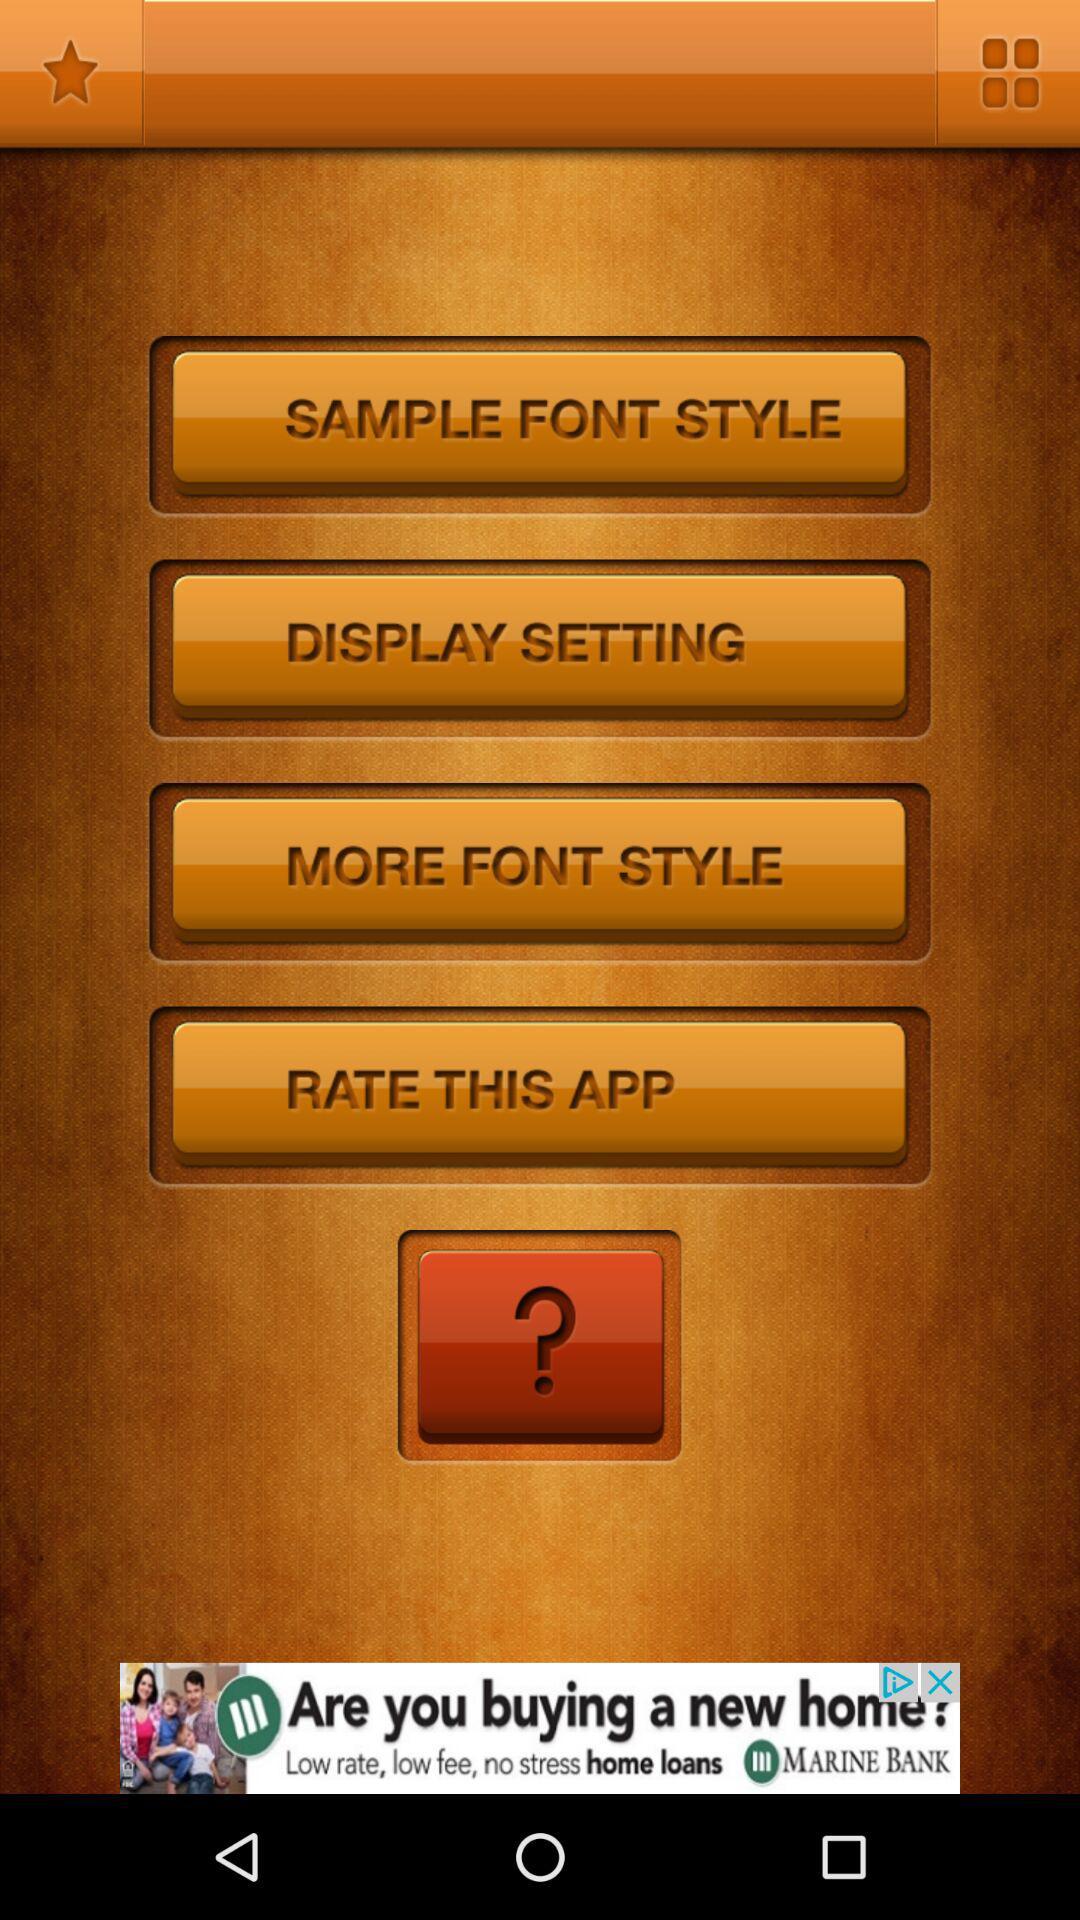 This screenshot has width=1080, height=1920. What do you see at coordinates (540, 1727) in the screenshot?
I see `advertisement` at bounding box center [540, 1727].